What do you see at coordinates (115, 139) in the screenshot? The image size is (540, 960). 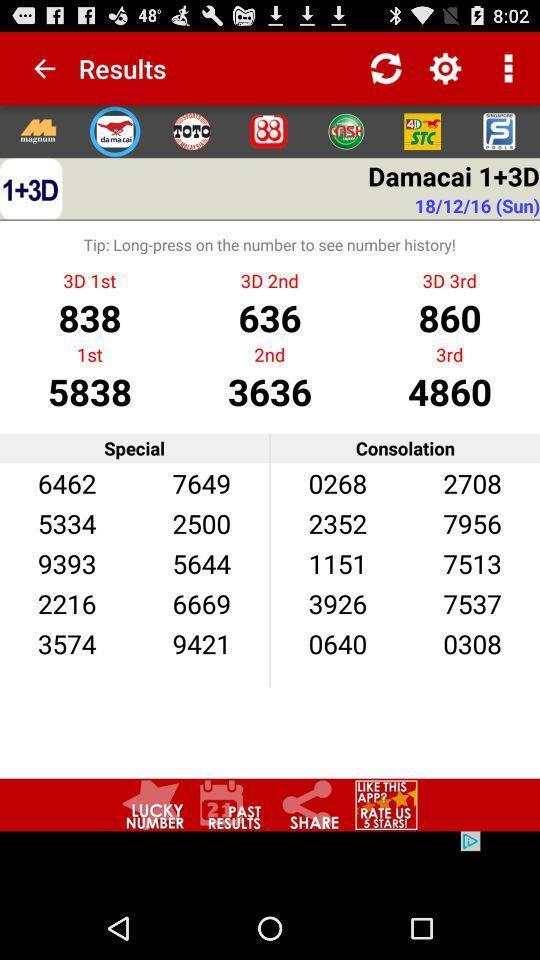 I see `the email icon` at bounding box center [115, 139].